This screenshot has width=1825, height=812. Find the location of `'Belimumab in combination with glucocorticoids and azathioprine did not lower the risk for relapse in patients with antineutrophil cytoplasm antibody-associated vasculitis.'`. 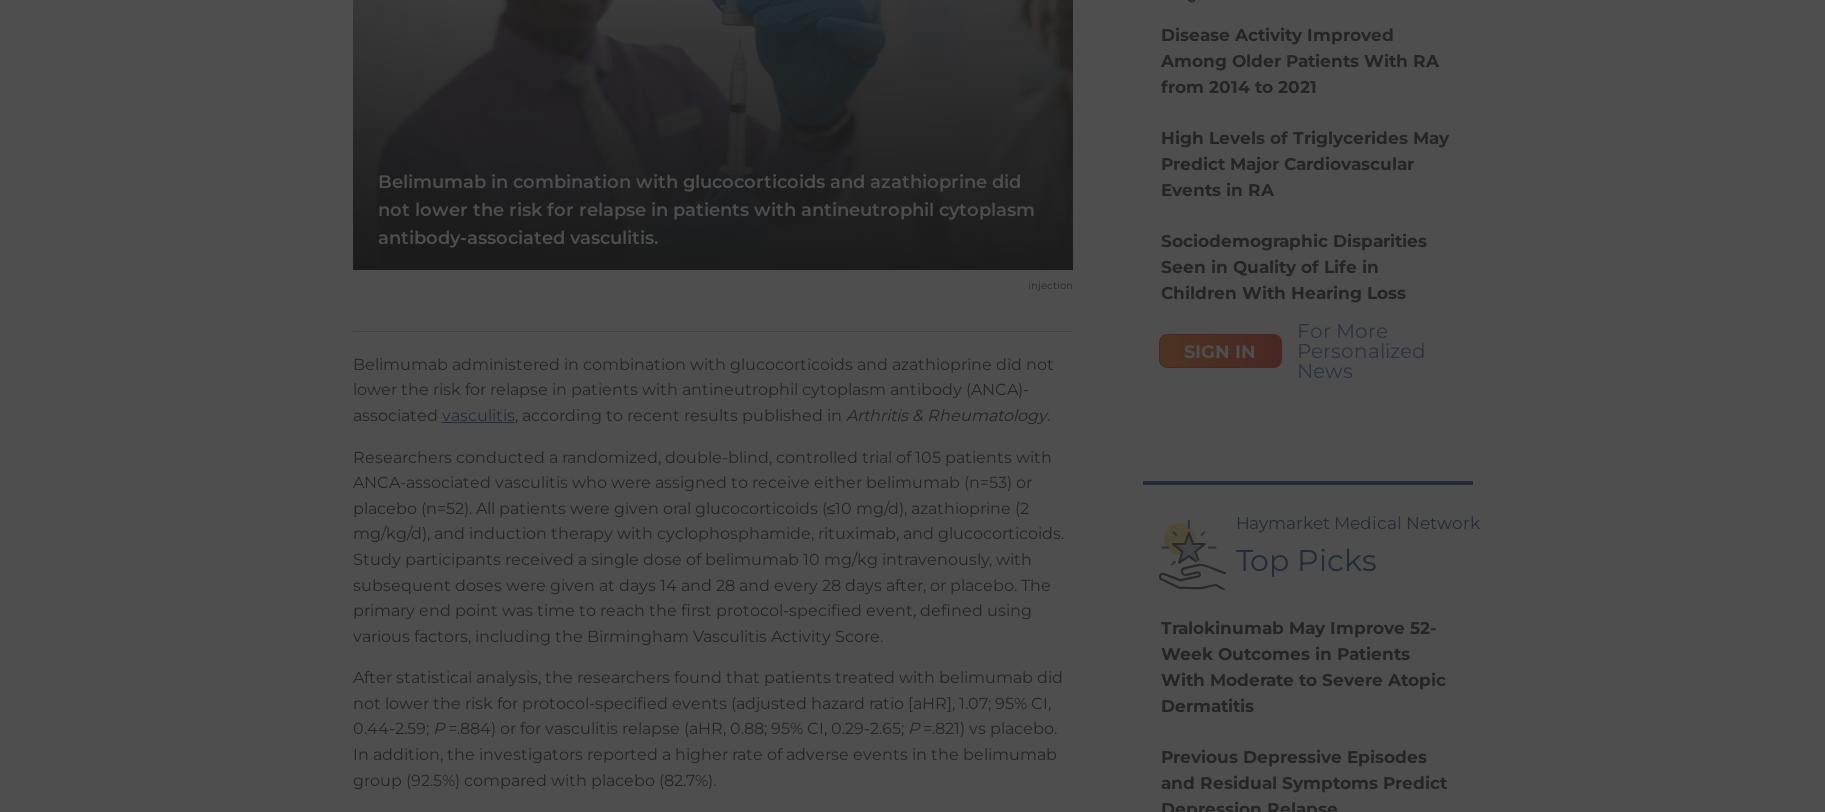

'Belimumab in combination with glucocorticoids and azathioprine did not lower the risk for relapse in patients with antineutrophil cytoplasm antibody-associated vasculitis.' is located at coordinates (705, 209).